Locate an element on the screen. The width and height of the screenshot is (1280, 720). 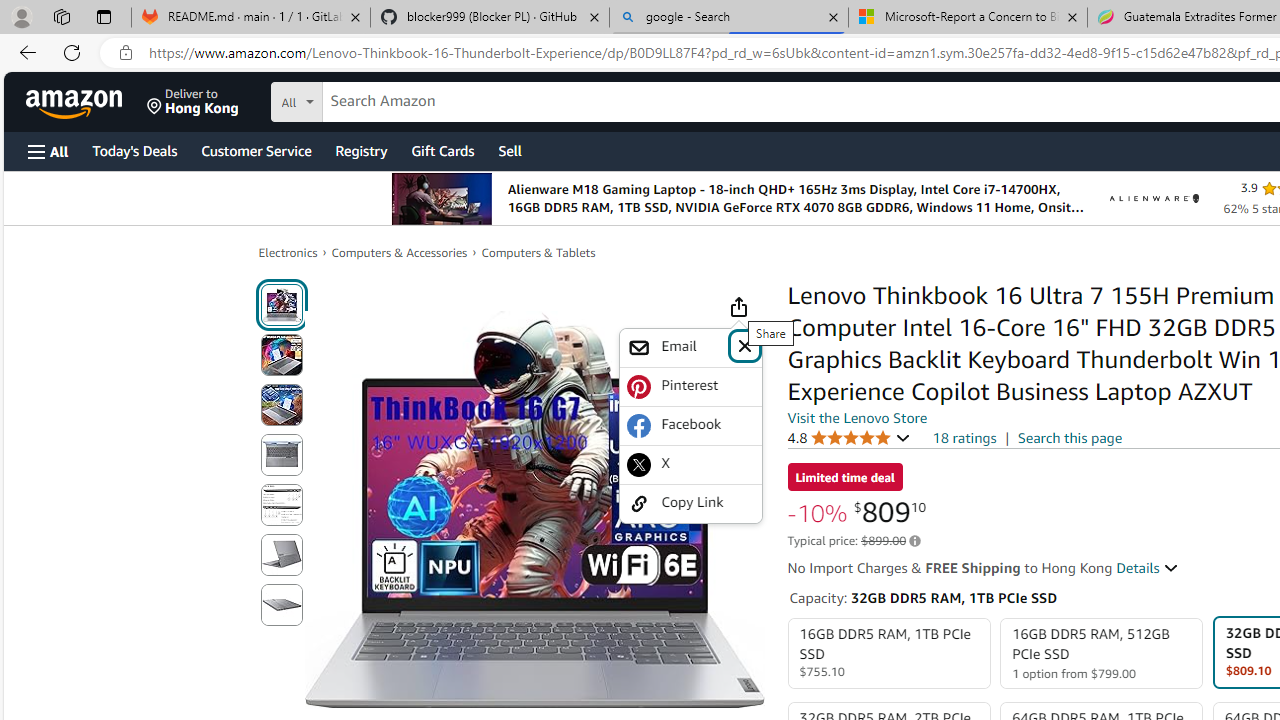
'Pinterest' is located at coordinates (690, 386).